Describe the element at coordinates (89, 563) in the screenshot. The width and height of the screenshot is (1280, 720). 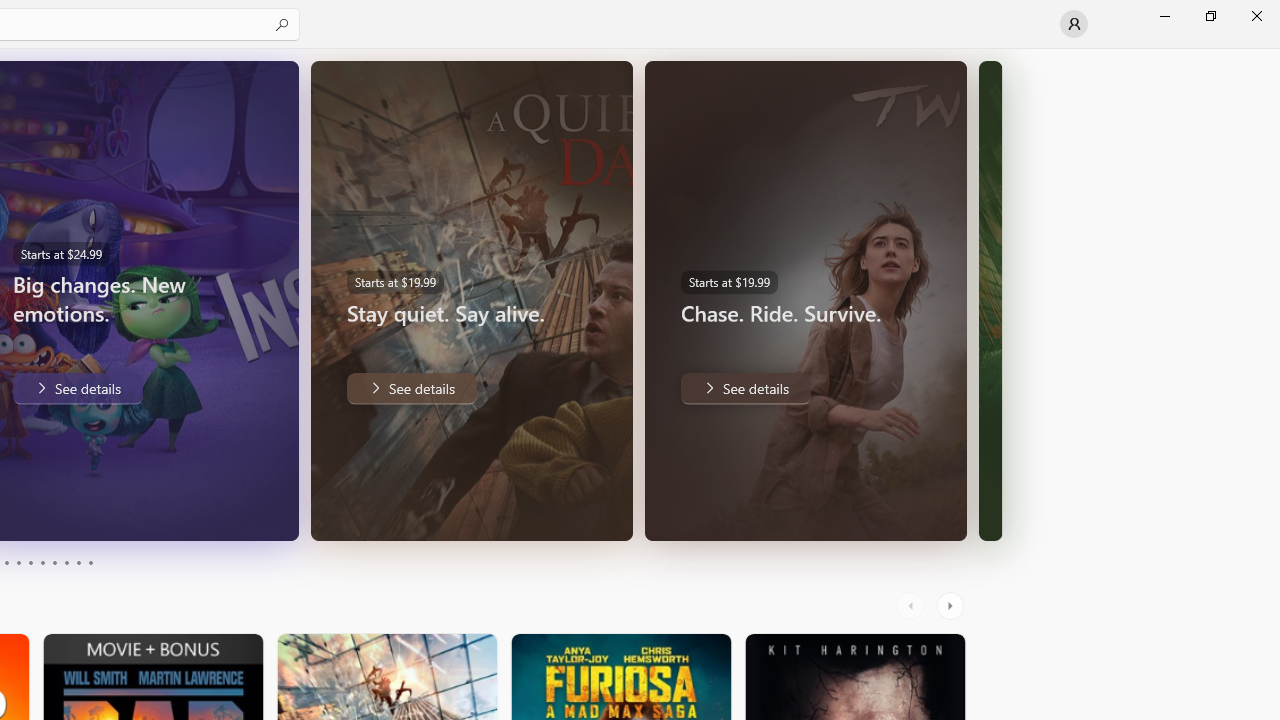
I see `'Page 10'` at that location.